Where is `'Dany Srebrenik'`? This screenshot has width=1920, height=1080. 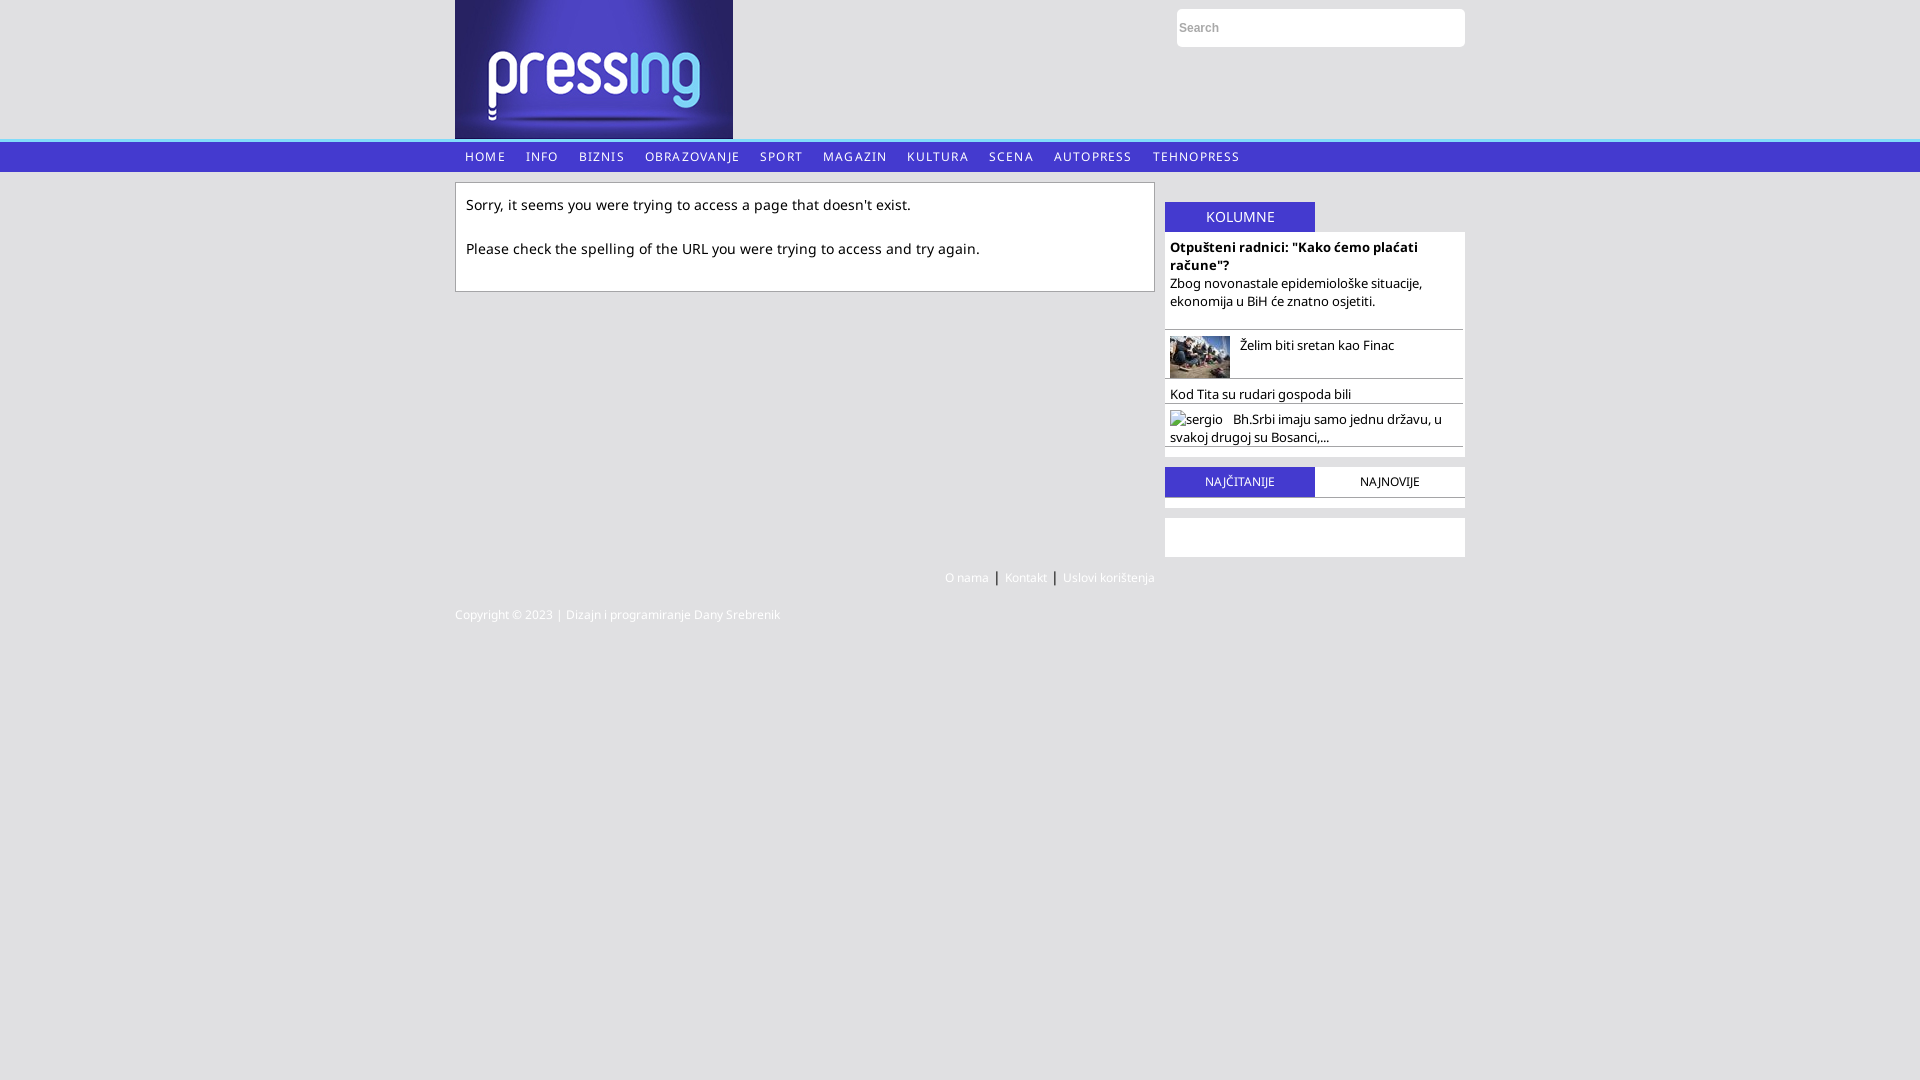 'Dany Srebrenik' is located at coordinates (736, 613).